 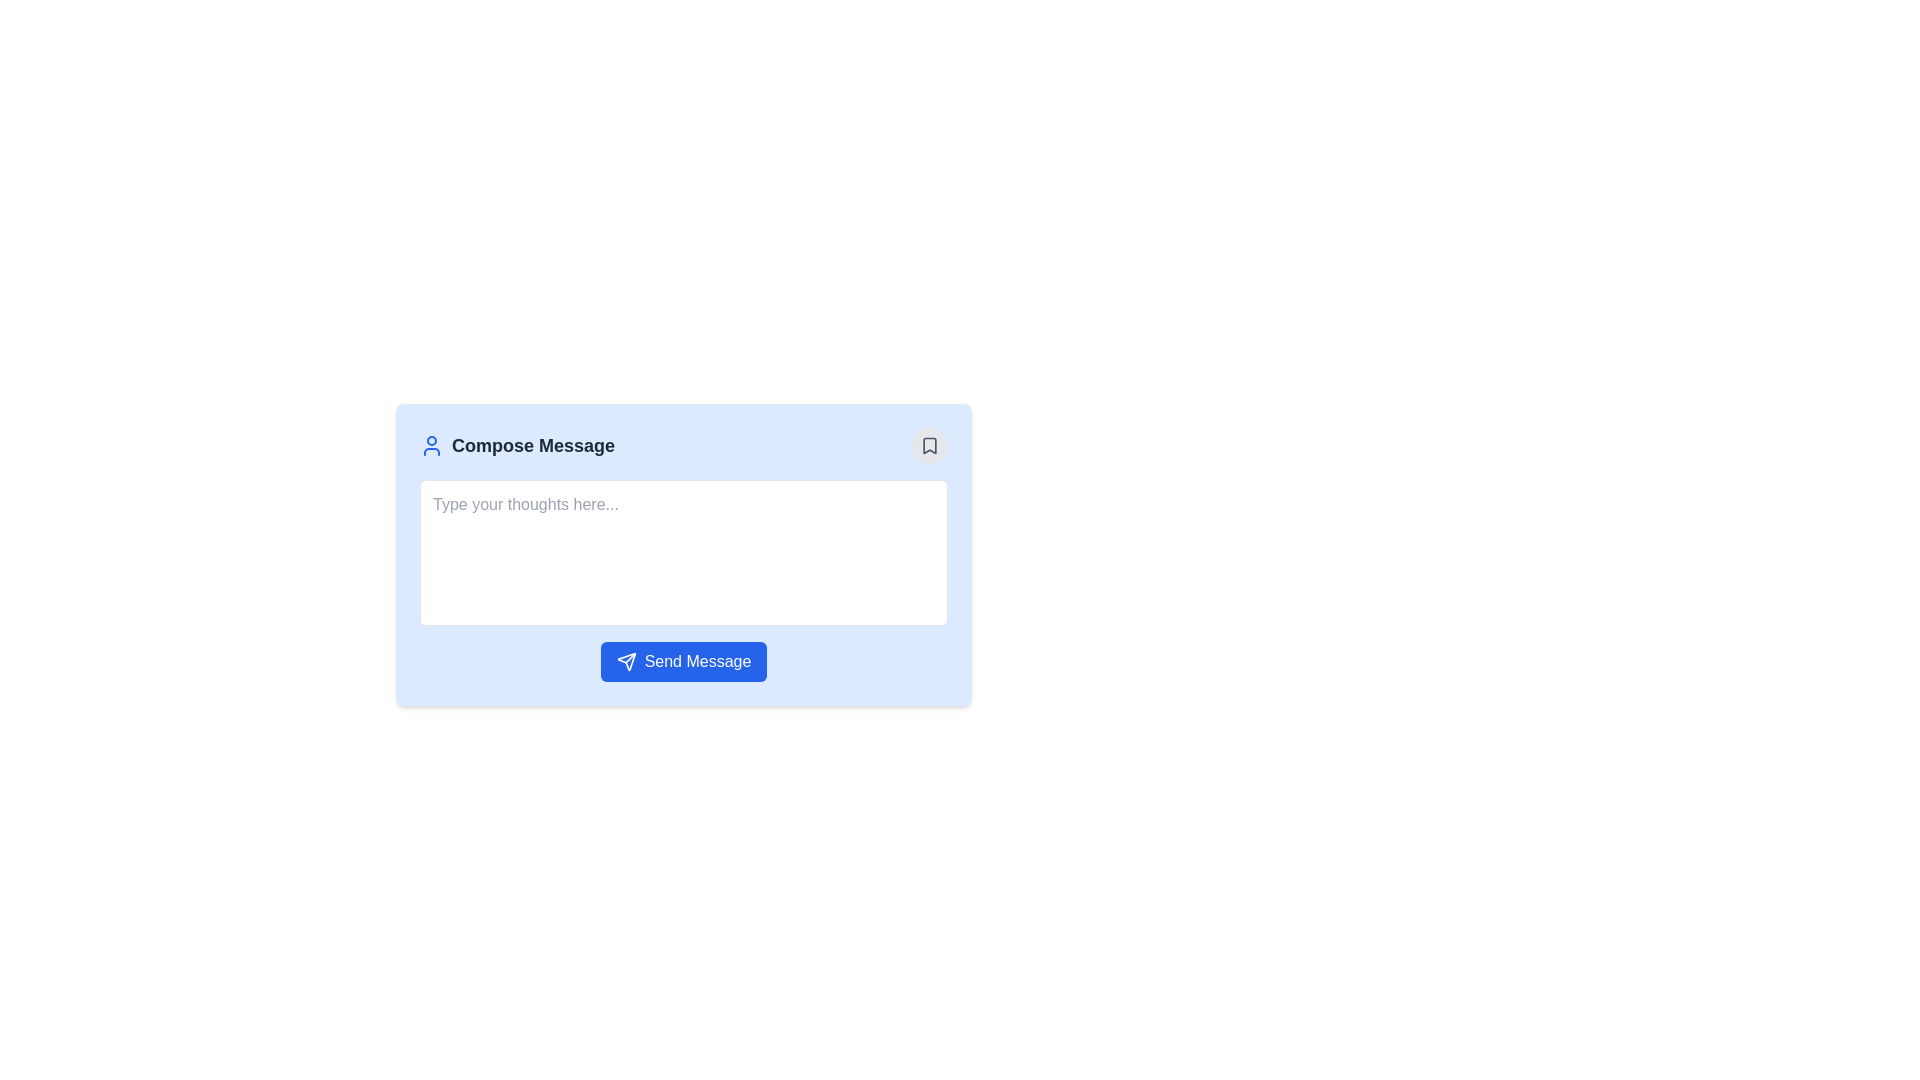 I want to click on the 'Send Message' button which includes the SVG graphic element symbolizing sending a message, located below the text input field, so click(x=625, y=662).